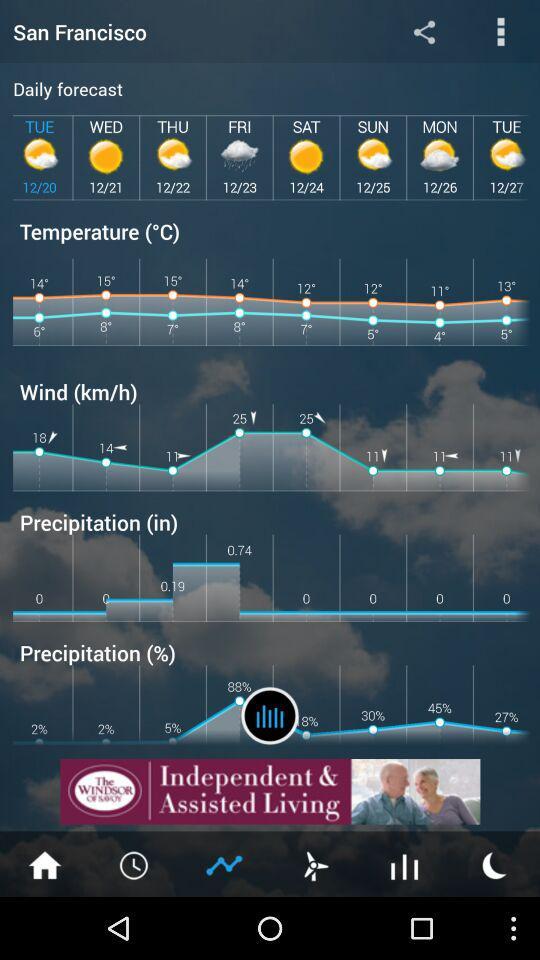  Describe the element at coordinates (494, 925) in the screenshot. I see `the weather icon` at that location.